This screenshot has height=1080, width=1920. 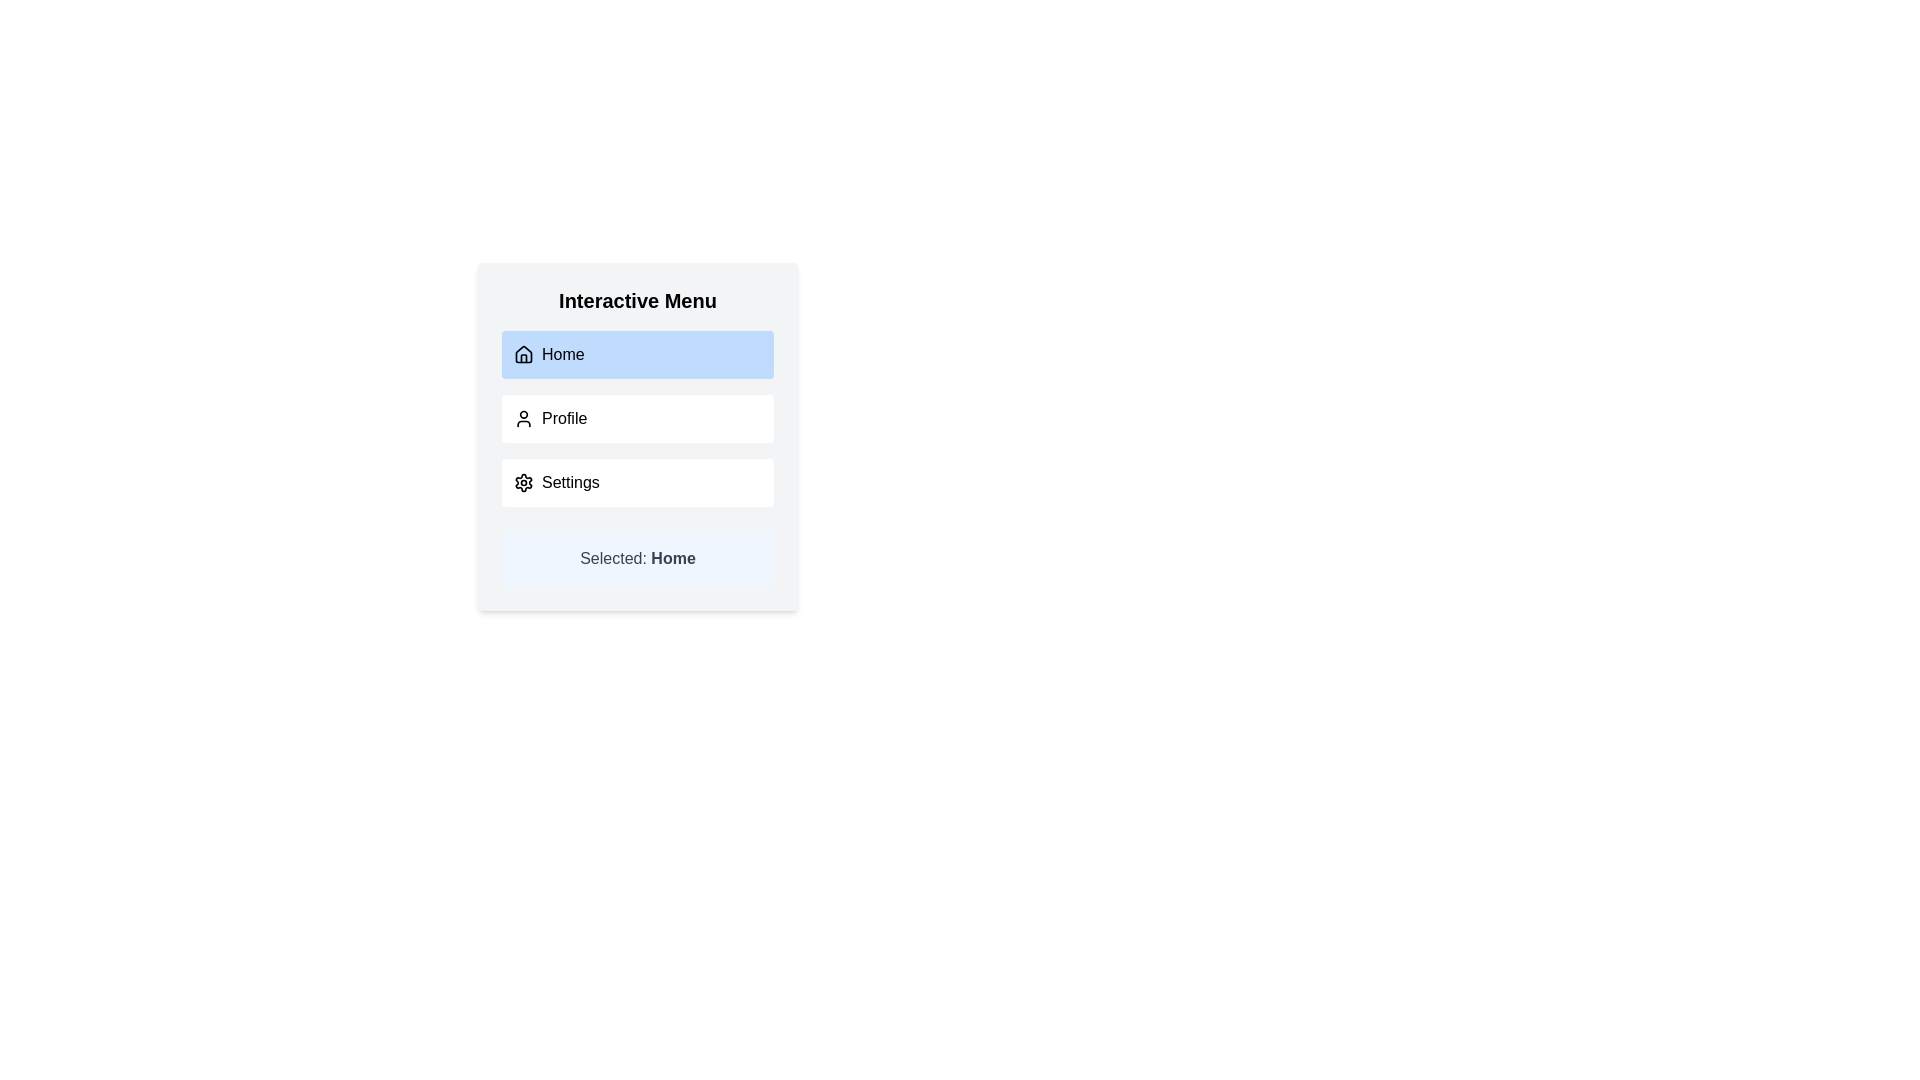 I want to click on the 'Home' icon located to the left of the text 'Home' within the topmost button of a vertically stacked menu, so click(x=523, y=353).